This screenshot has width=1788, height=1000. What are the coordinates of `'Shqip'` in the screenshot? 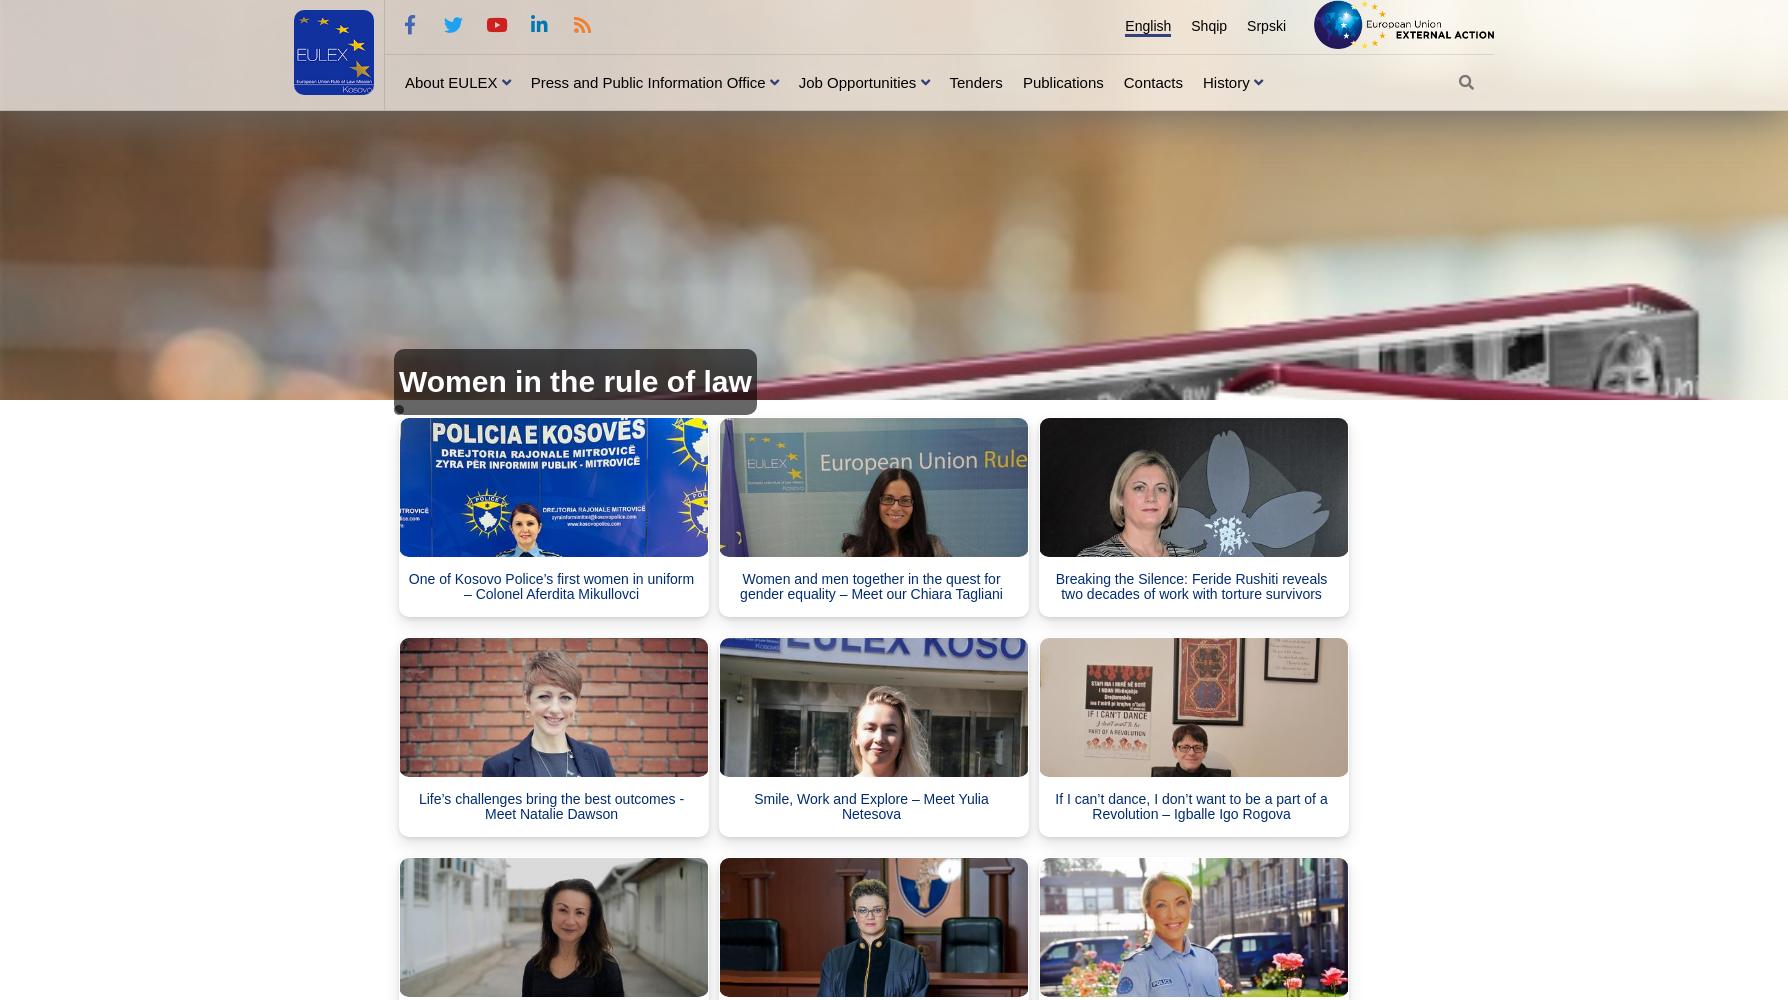 It's located at (1208, 26).